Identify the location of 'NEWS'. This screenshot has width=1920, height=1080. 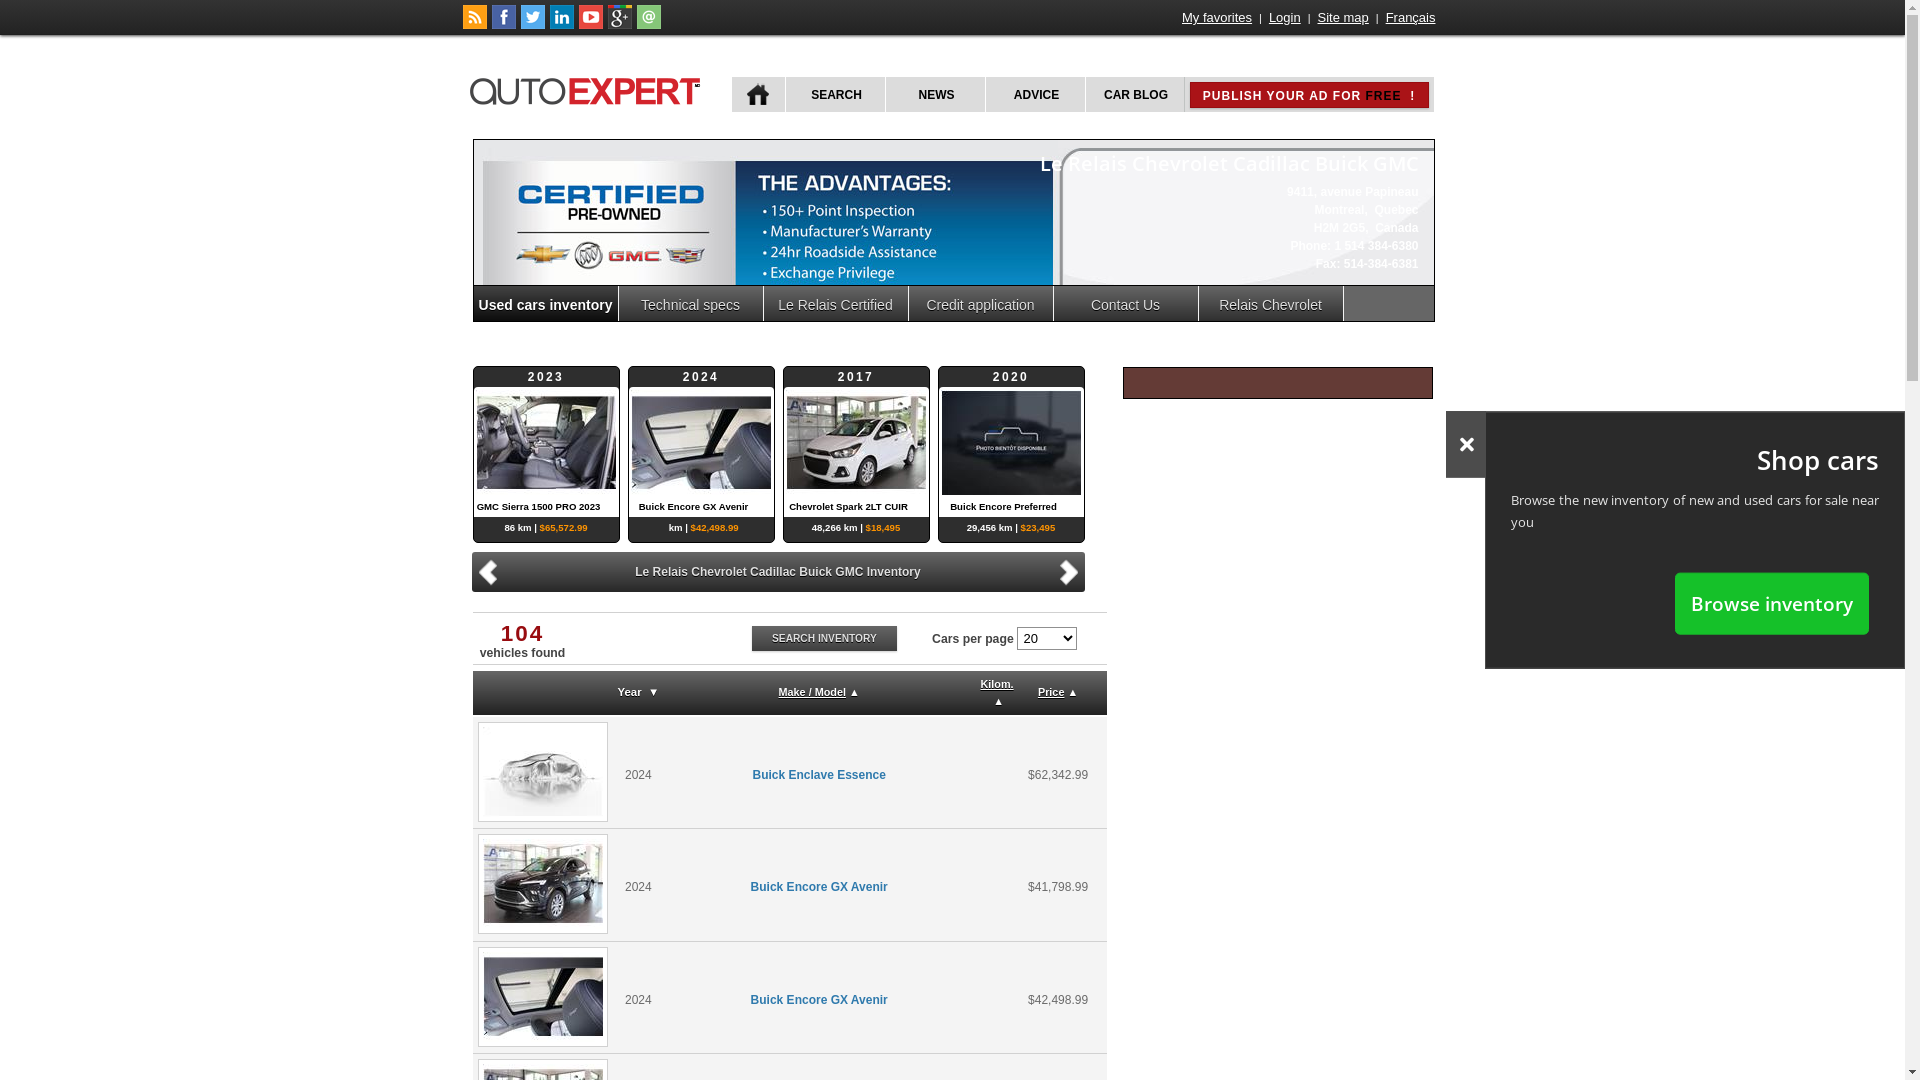
(933, 94).